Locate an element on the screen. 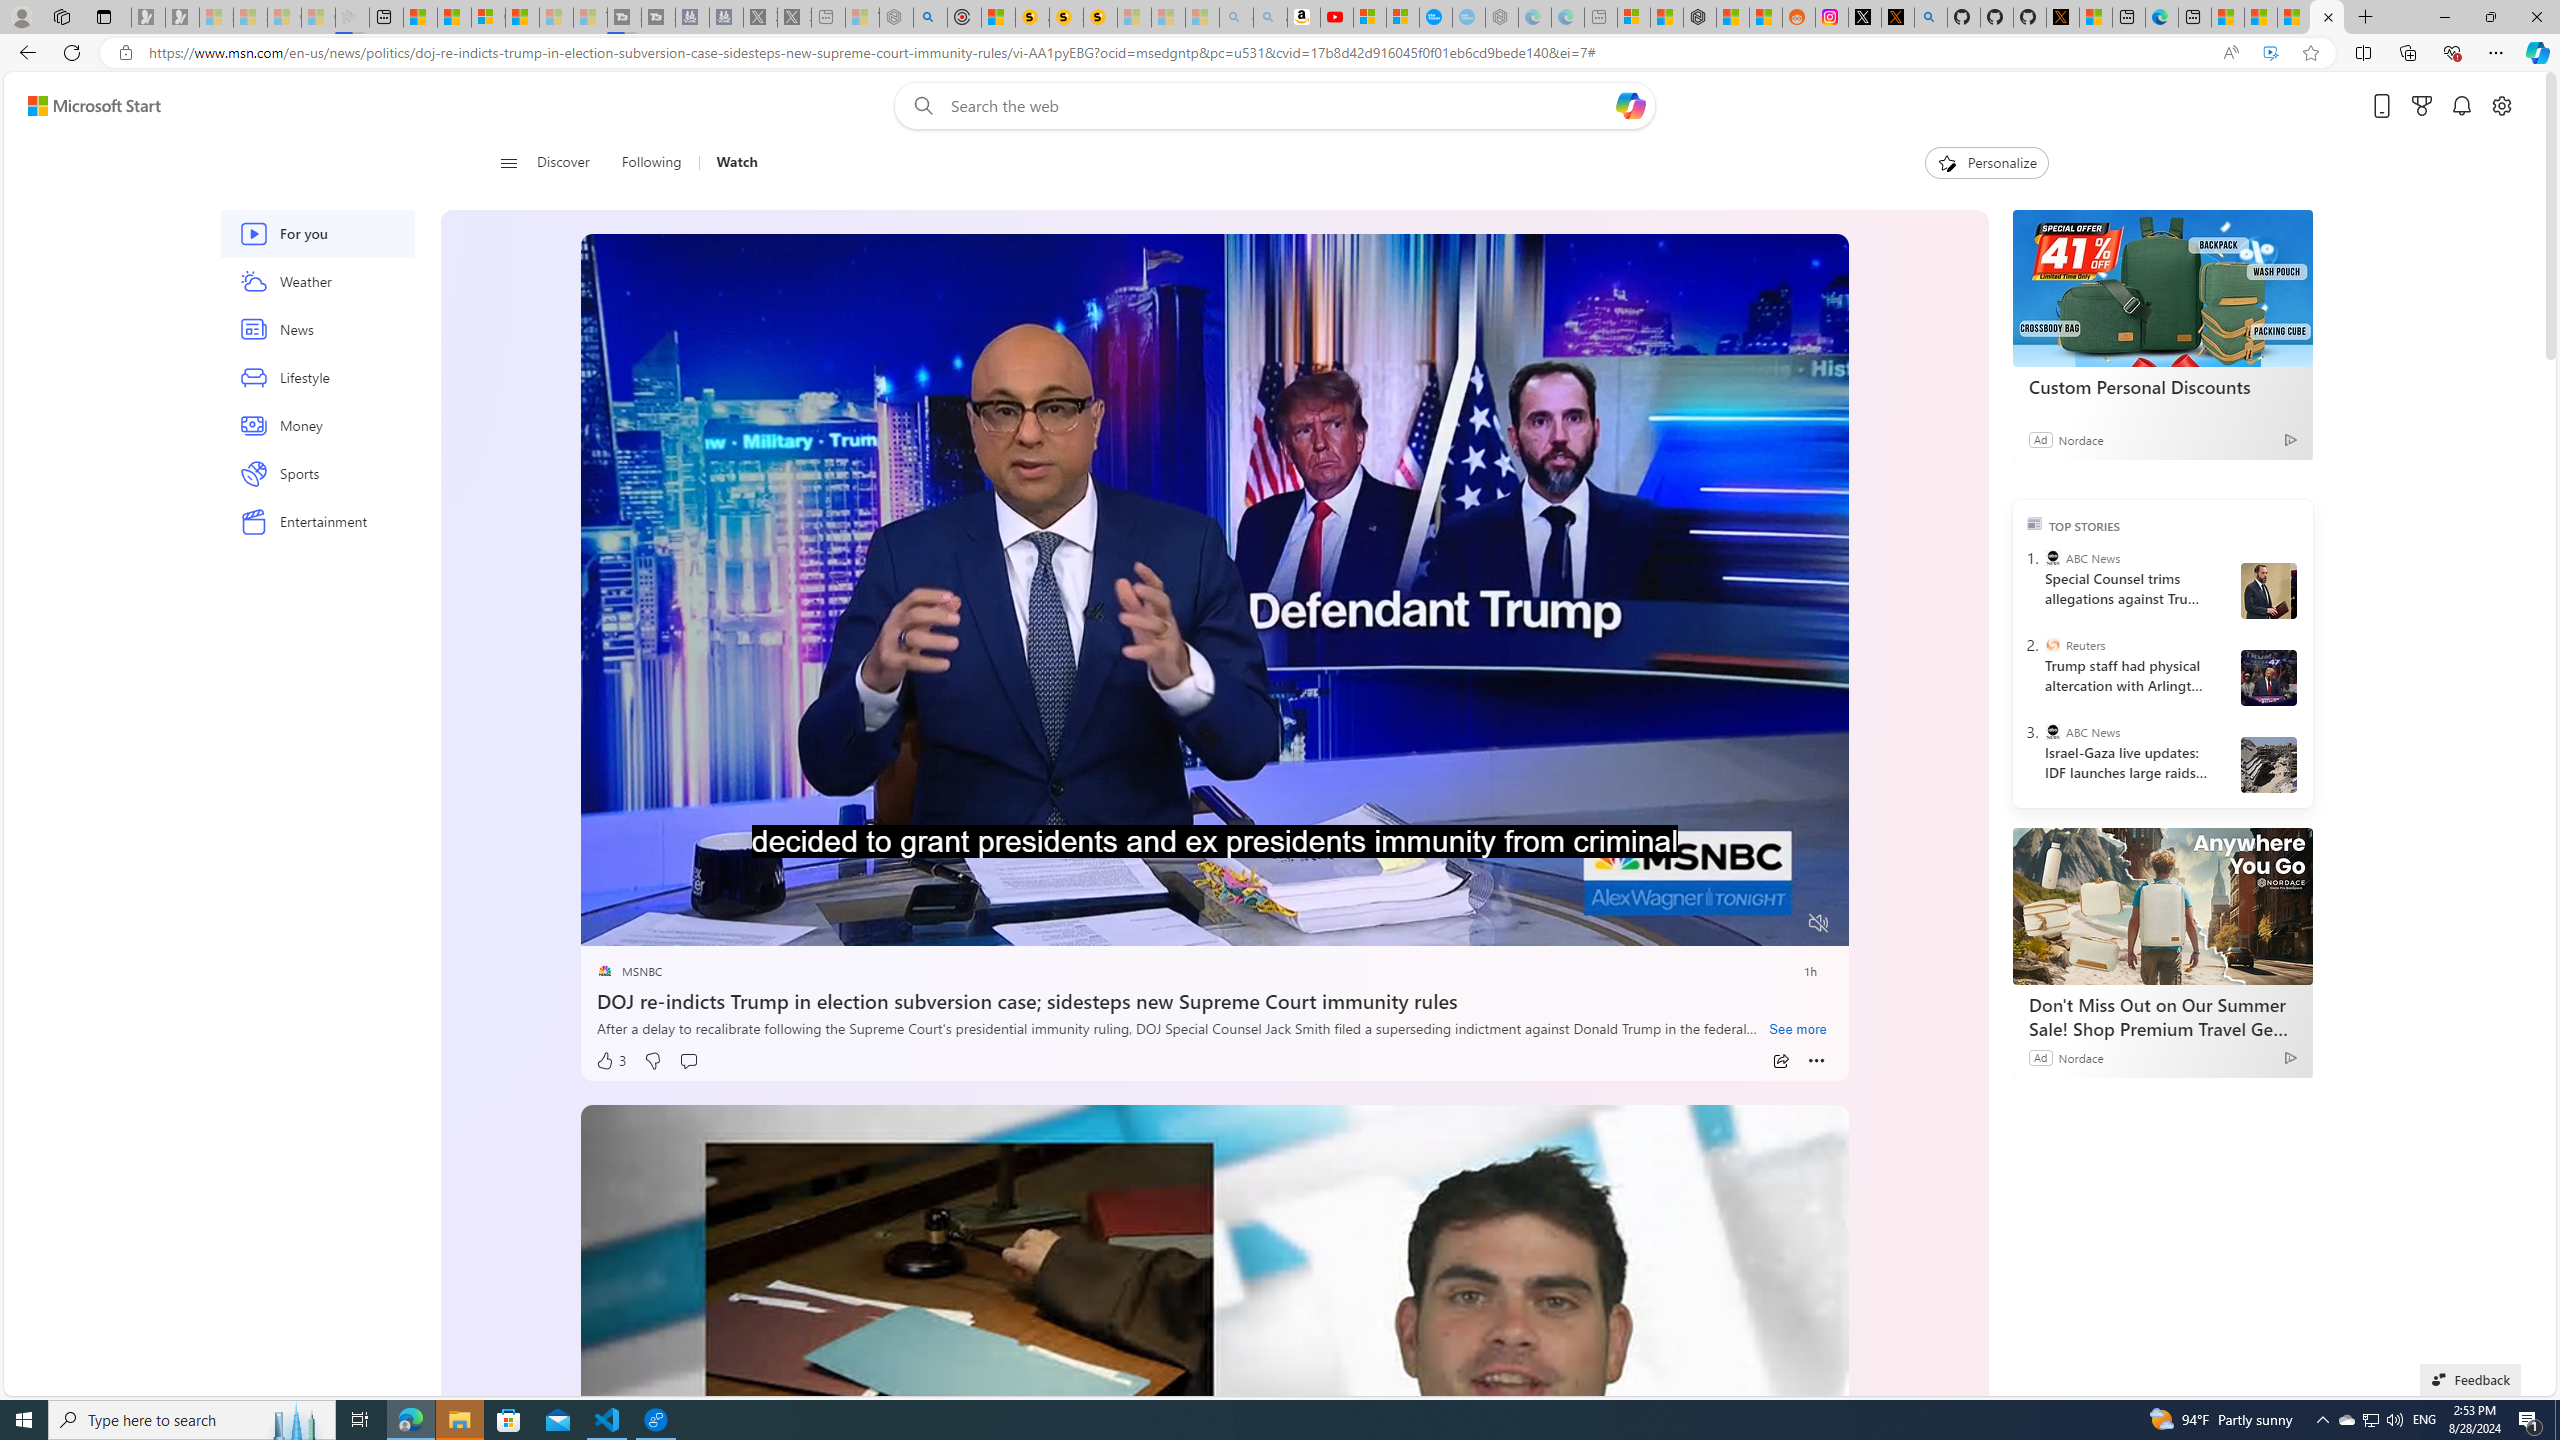 Image resolution: width=2560 pixels, height=1440 pixels. '3 Like' is located at coordinates (610, 1060).